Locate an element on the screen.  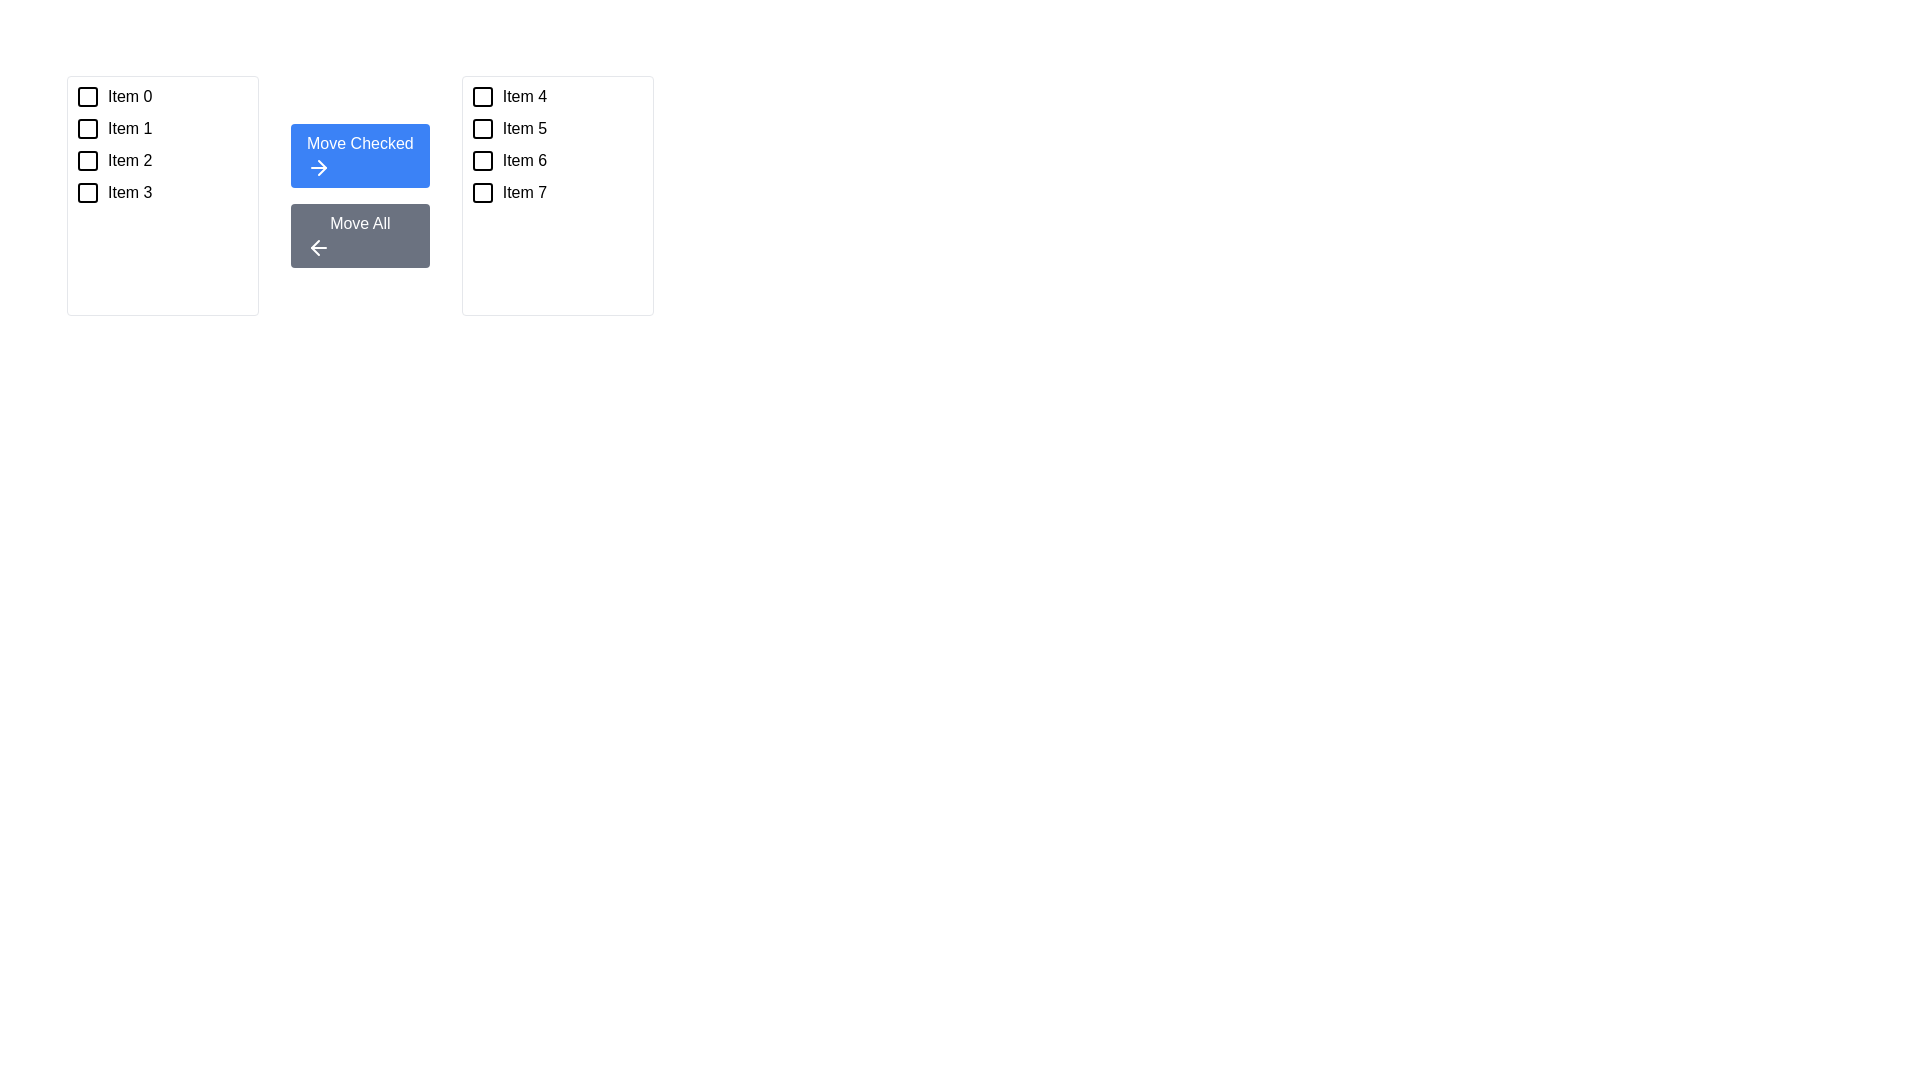
the 'Move Checked' button, which has a blue background and white text, to move selected items is located at coordinates (360, 154).